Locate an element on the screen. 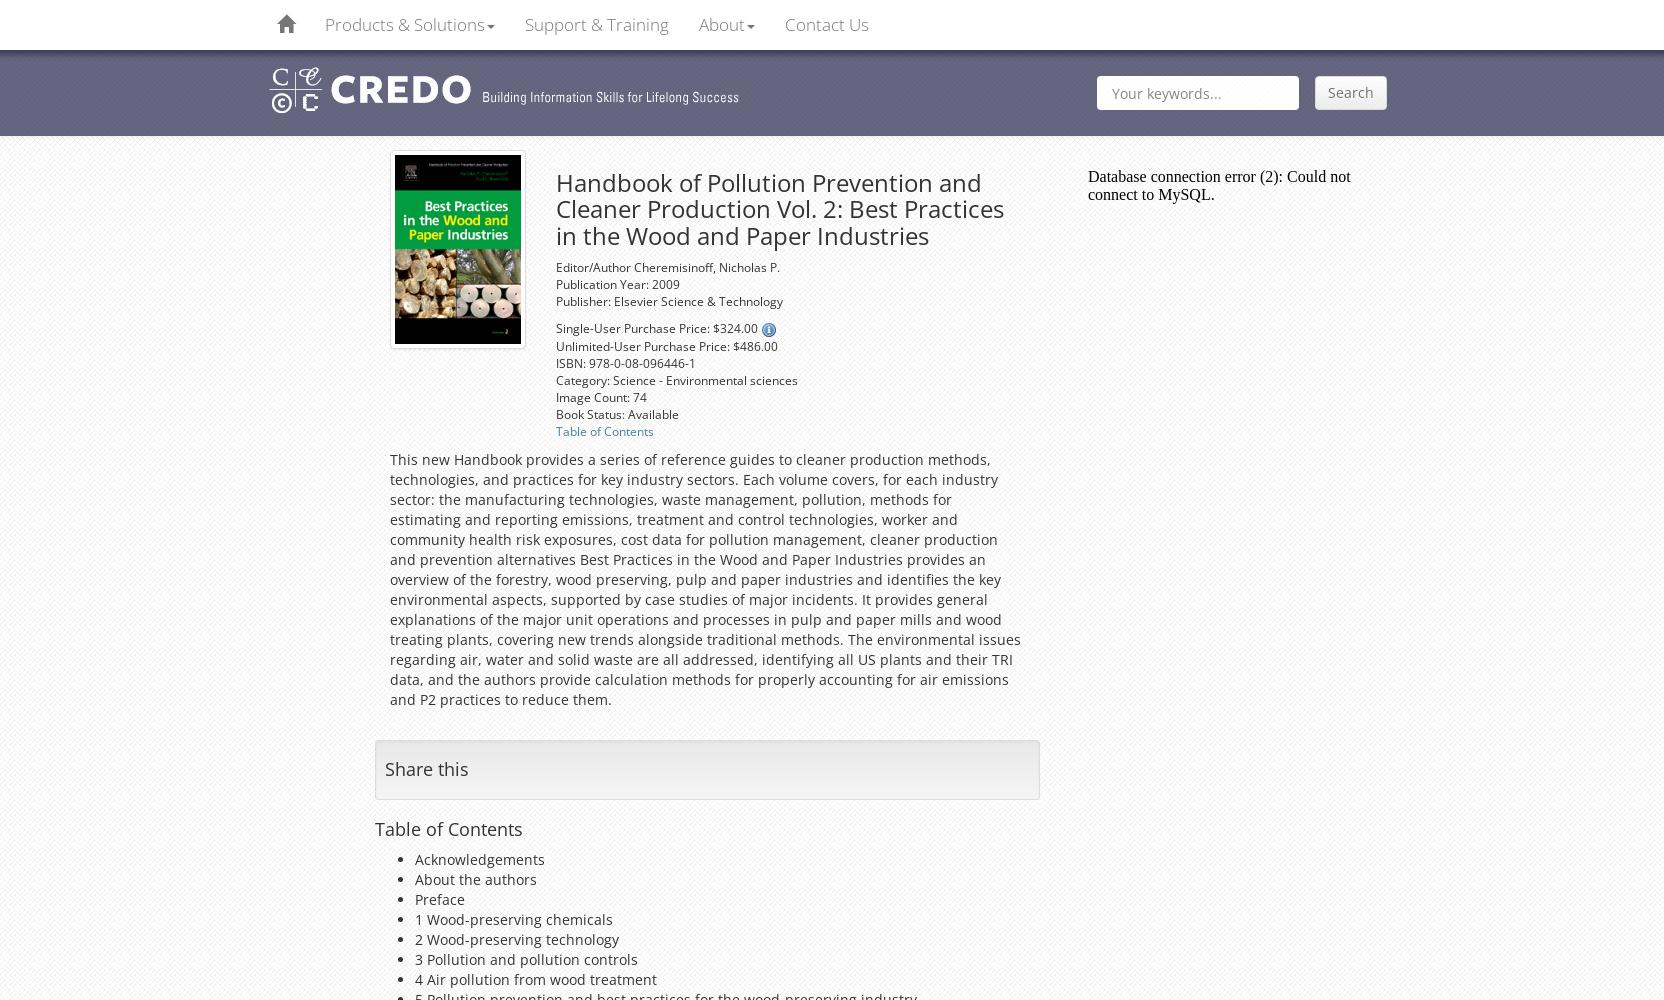  'Handbook of Pollution Prevention and Cleaner Production Vol. 2: Best Practices in the Wood and Paper Industries' is located at coordinates (554, 207).